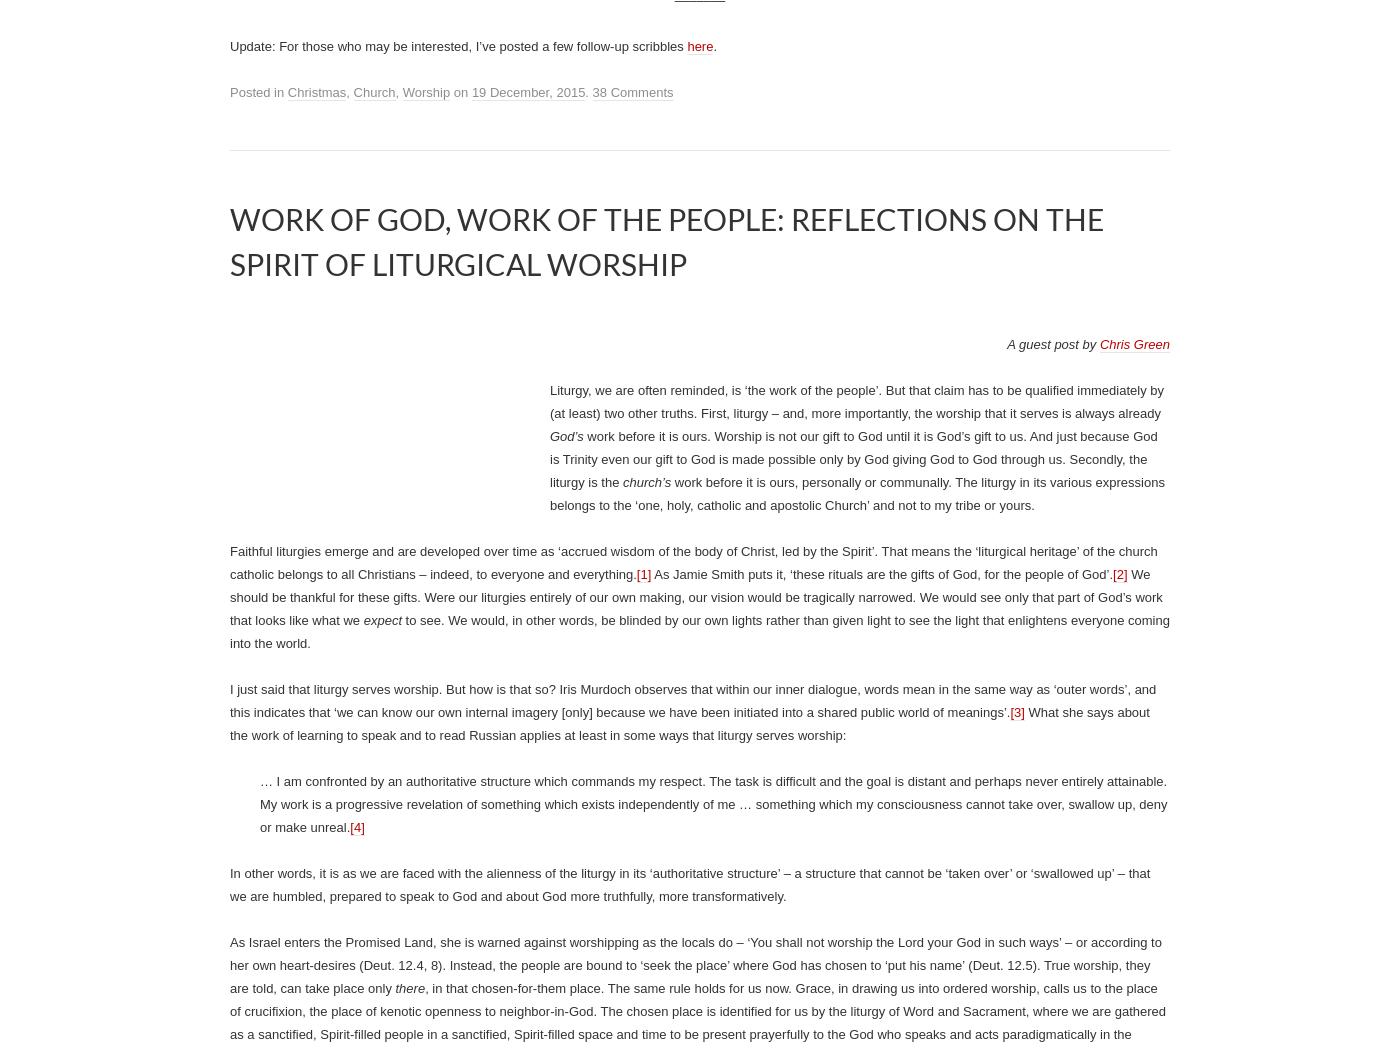 The width and height of the screenshot is (1400, 1052). I want to click on '19 December, 2015', so click(527, 92).